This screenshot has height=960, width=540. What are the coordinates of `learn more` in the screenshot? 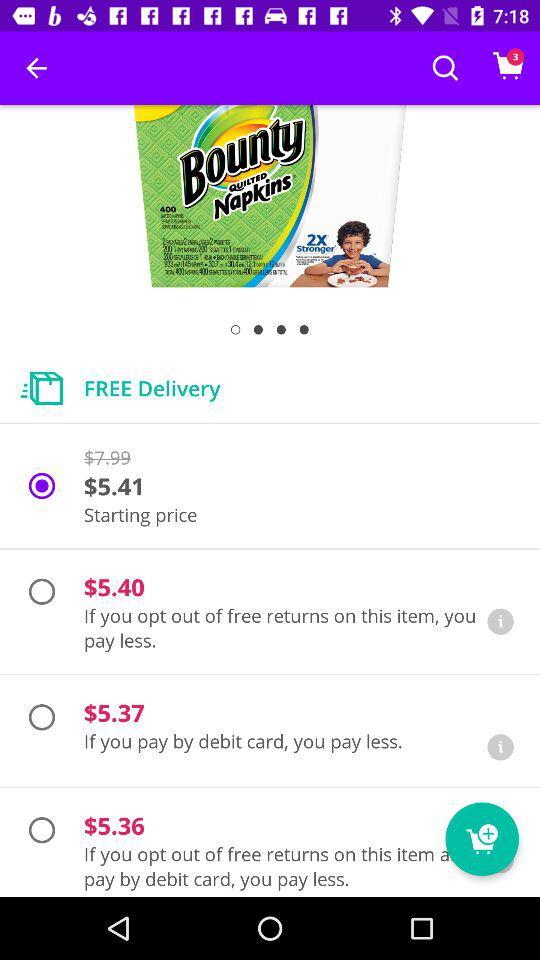 It's located at (499, 620).